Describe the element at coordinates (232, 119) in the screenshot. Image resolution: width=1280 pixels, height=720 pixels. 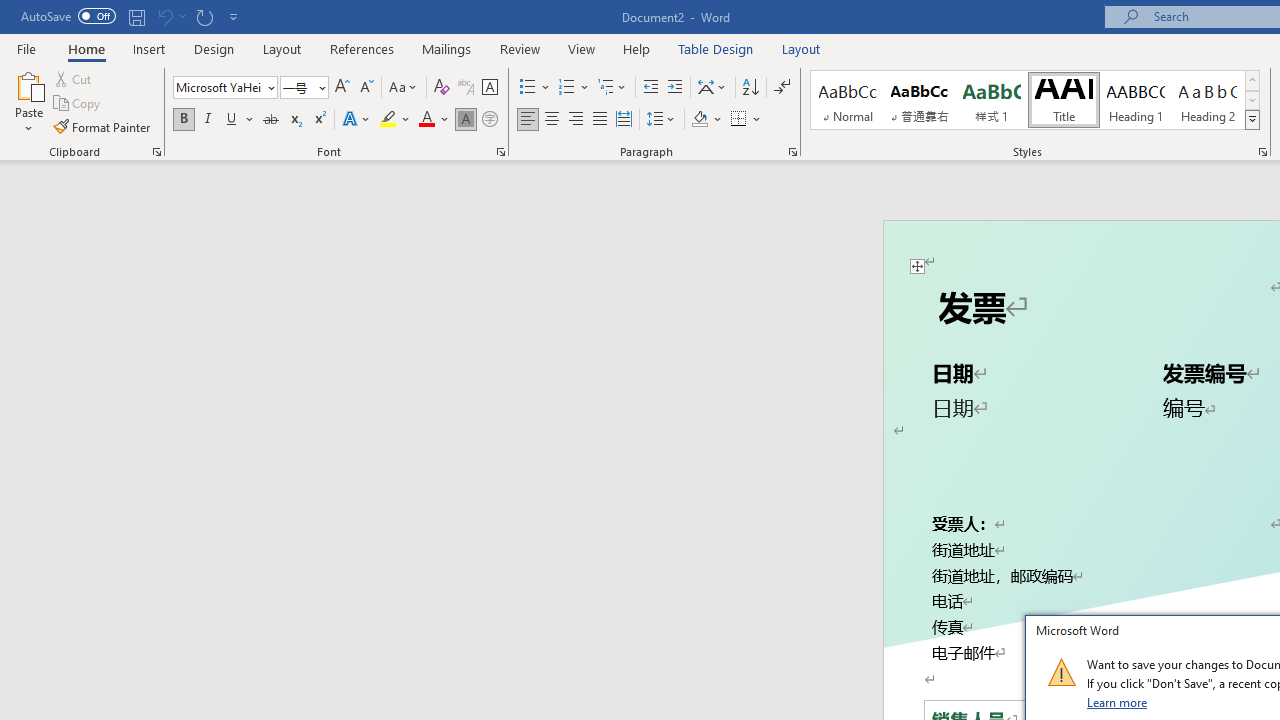
I see `'Underline'` at that location.